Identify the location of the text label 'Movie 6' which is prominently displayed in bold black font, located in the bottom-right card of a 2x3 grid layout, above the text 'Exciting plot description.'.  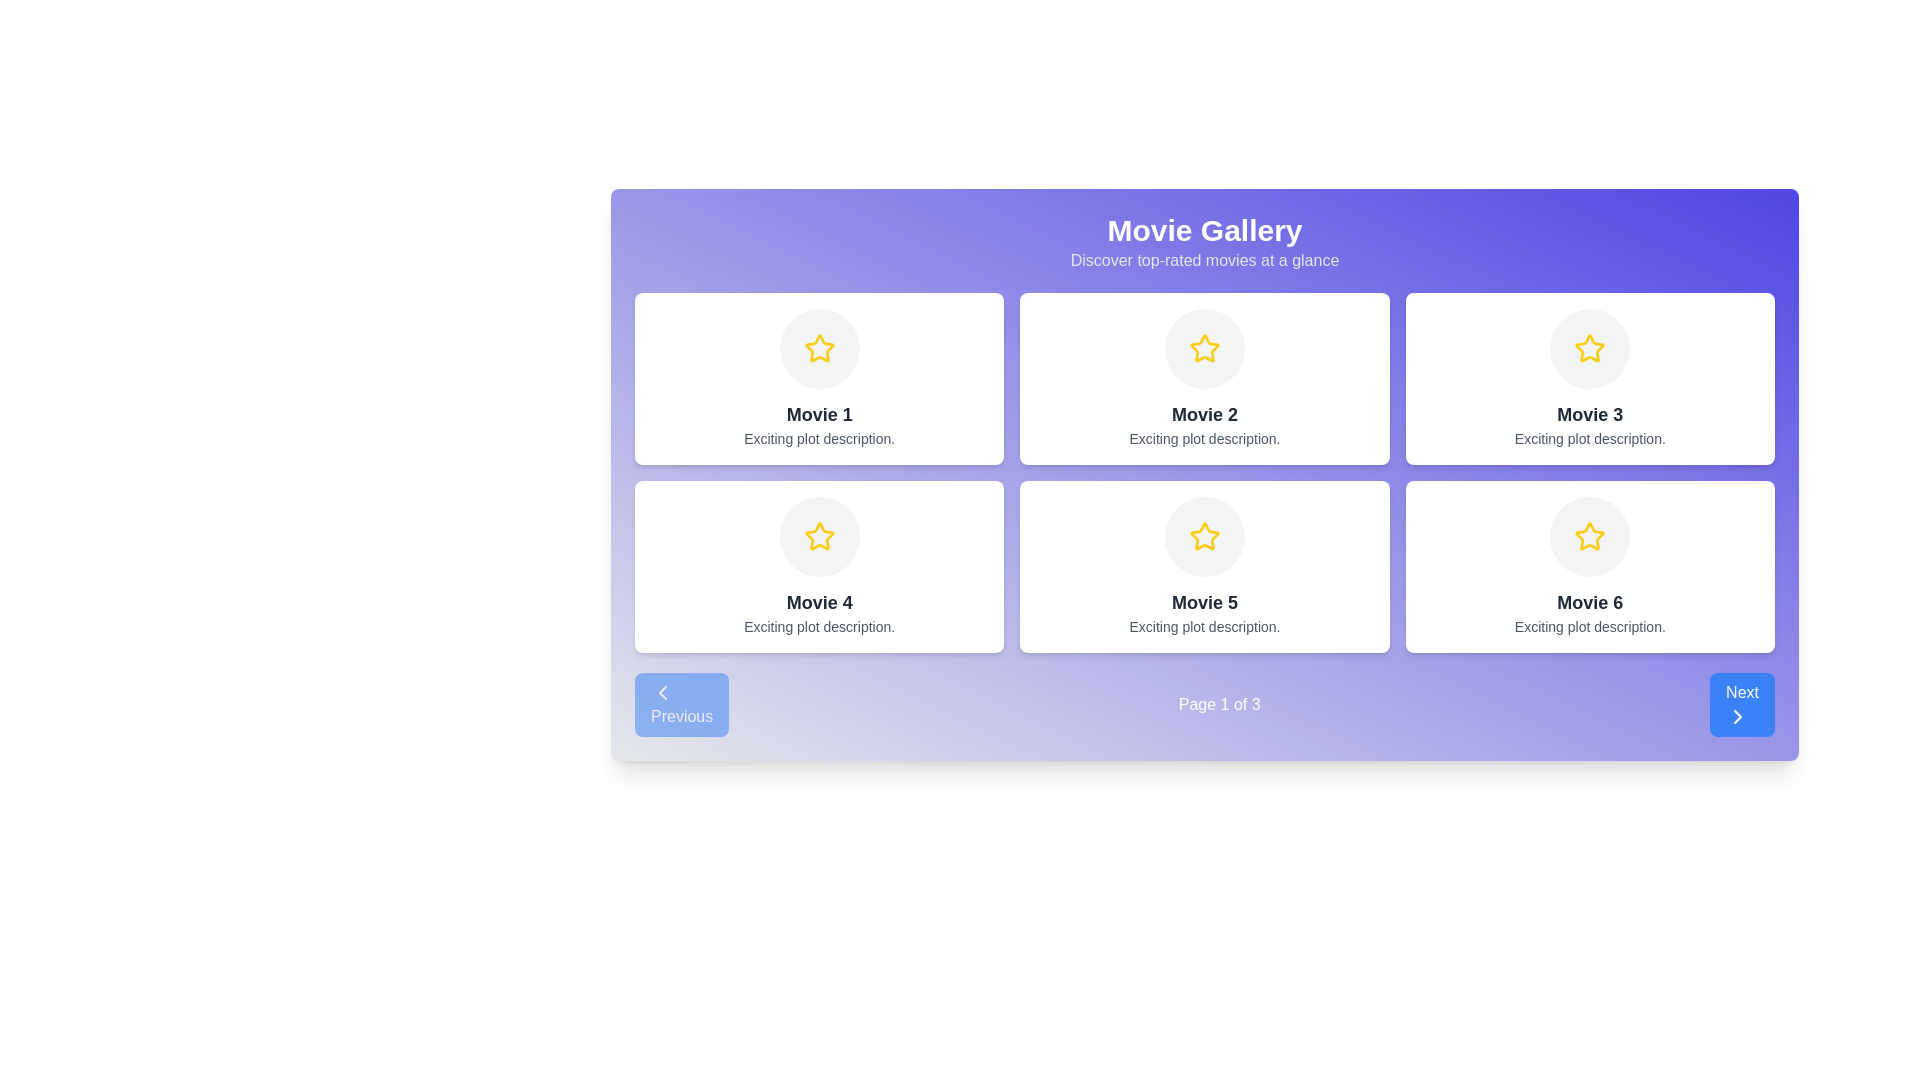
(1589, 601).